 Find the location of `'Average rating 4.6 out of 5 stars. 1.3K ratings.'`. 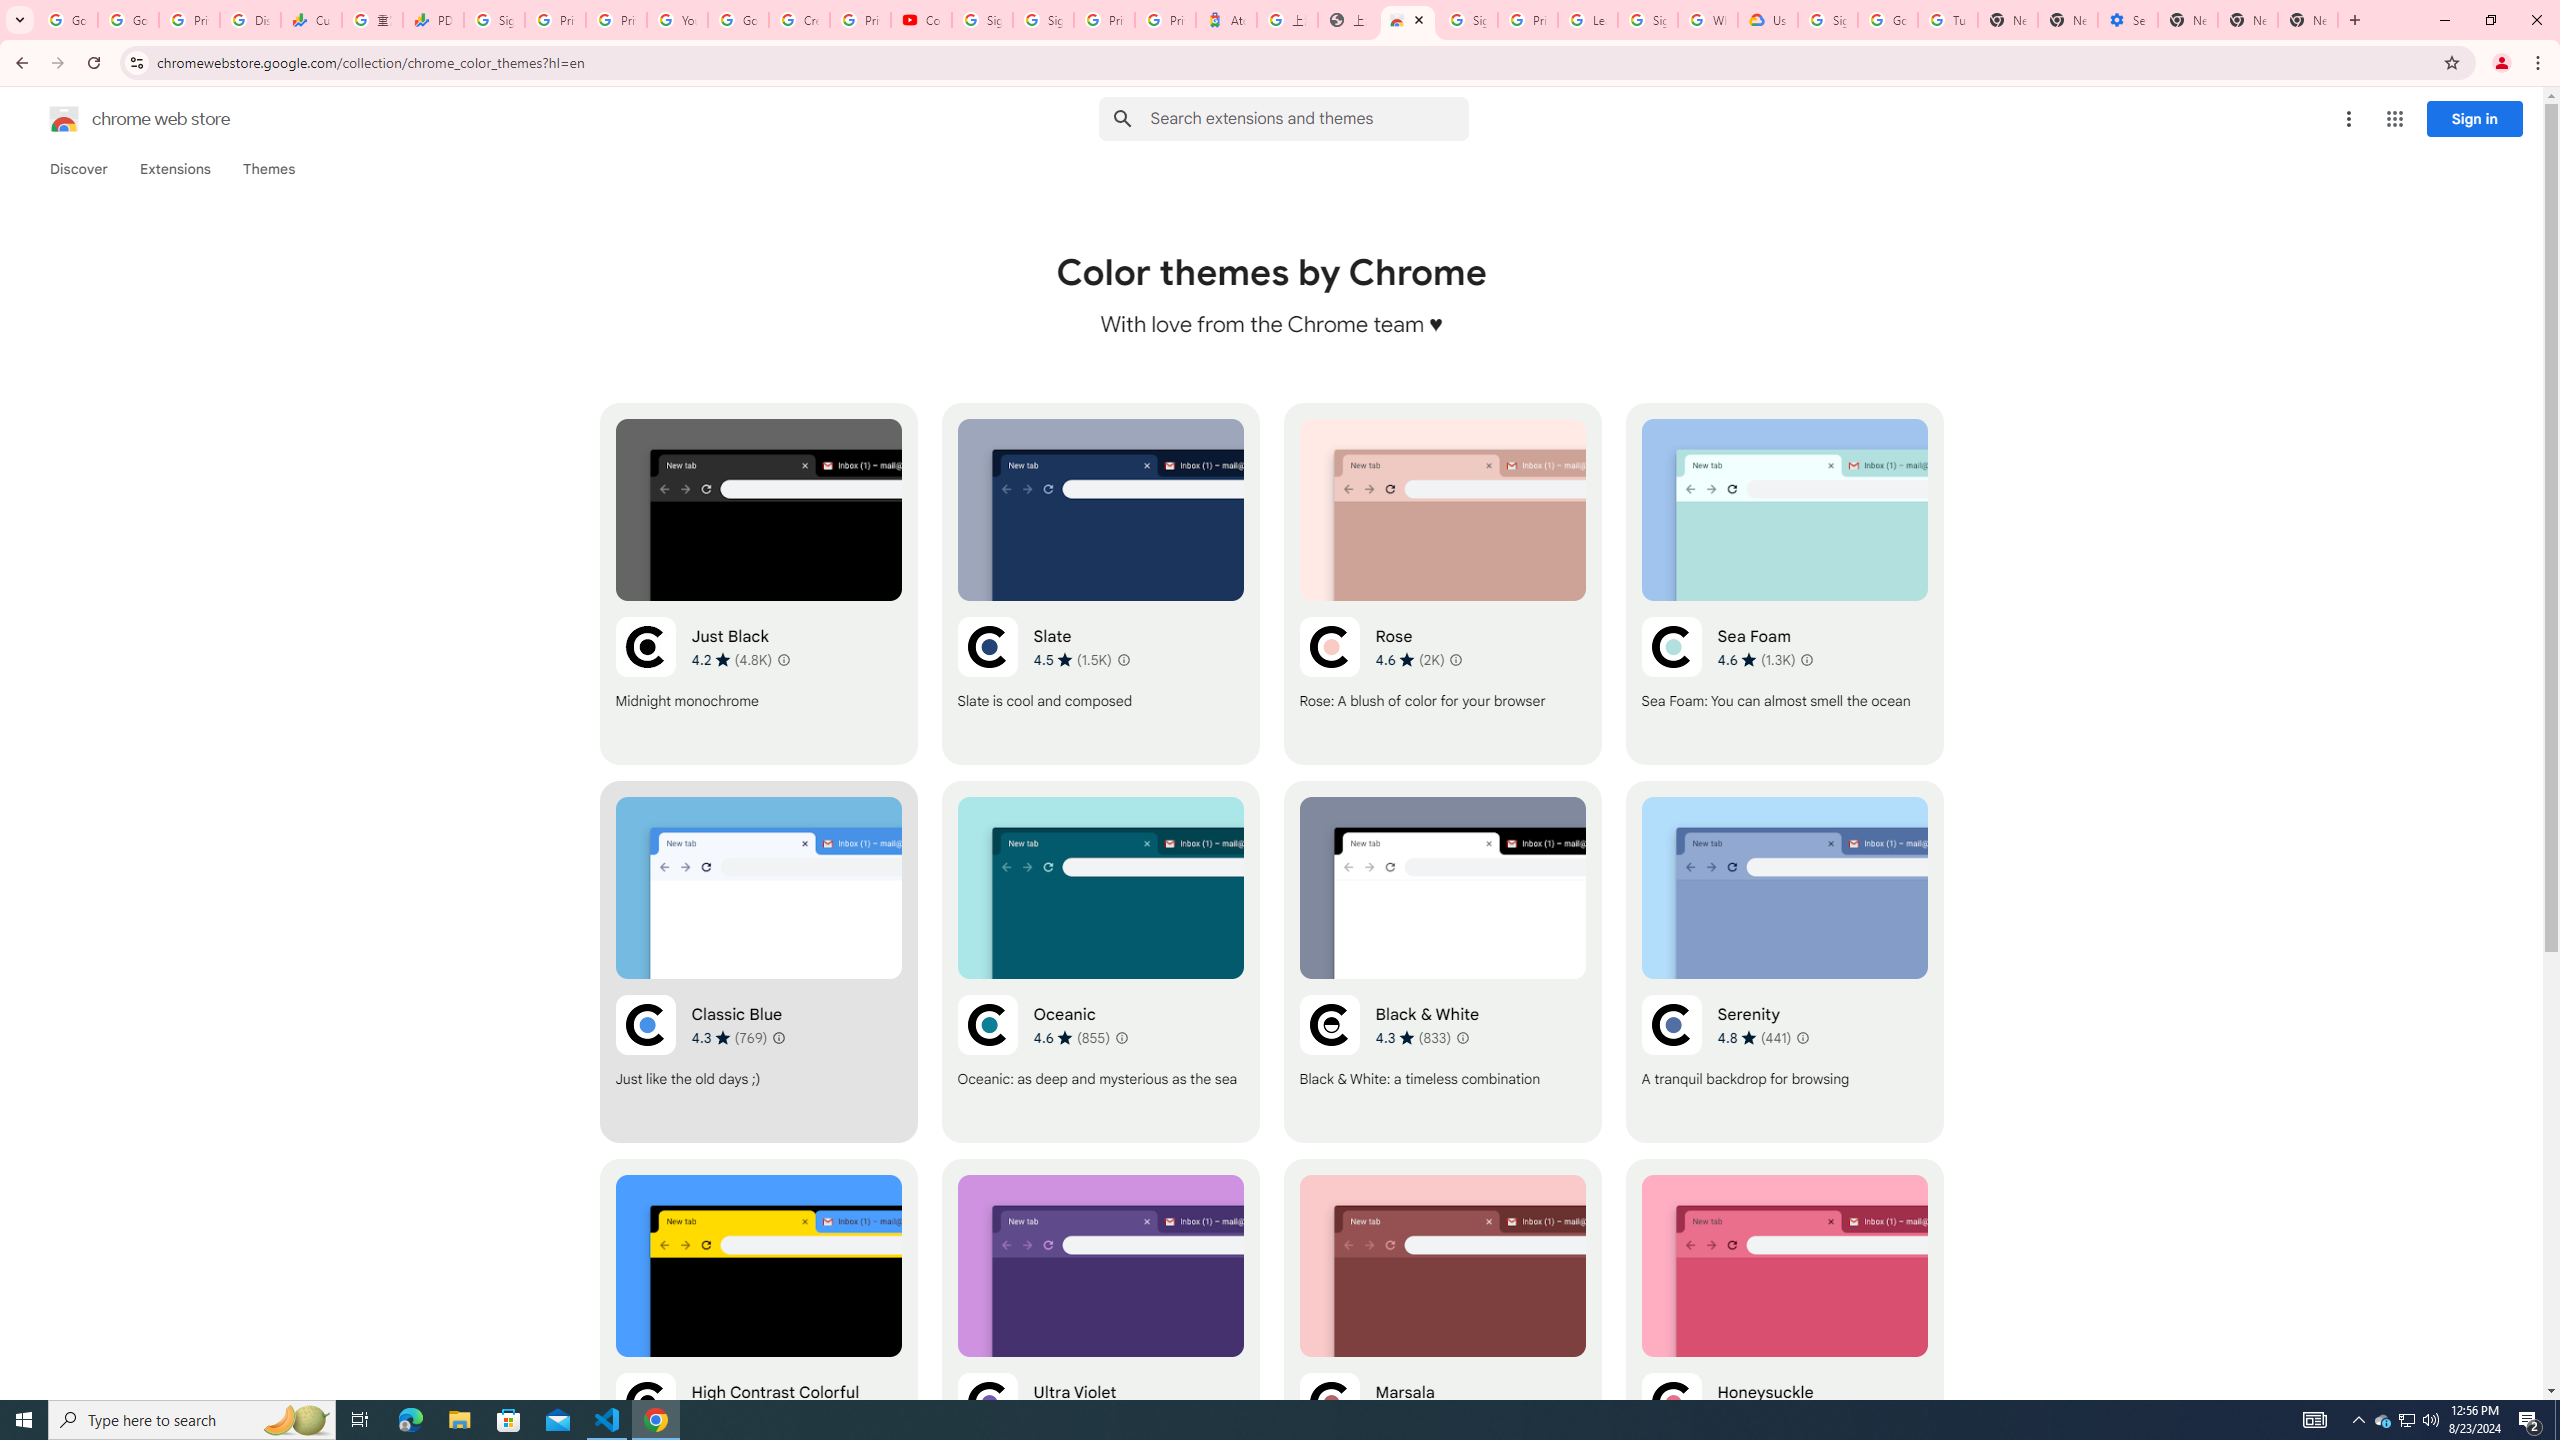

'Average rating 4.6 out of 5 stars. 1.3K ratings.' is located at coordinates (1756, 659).